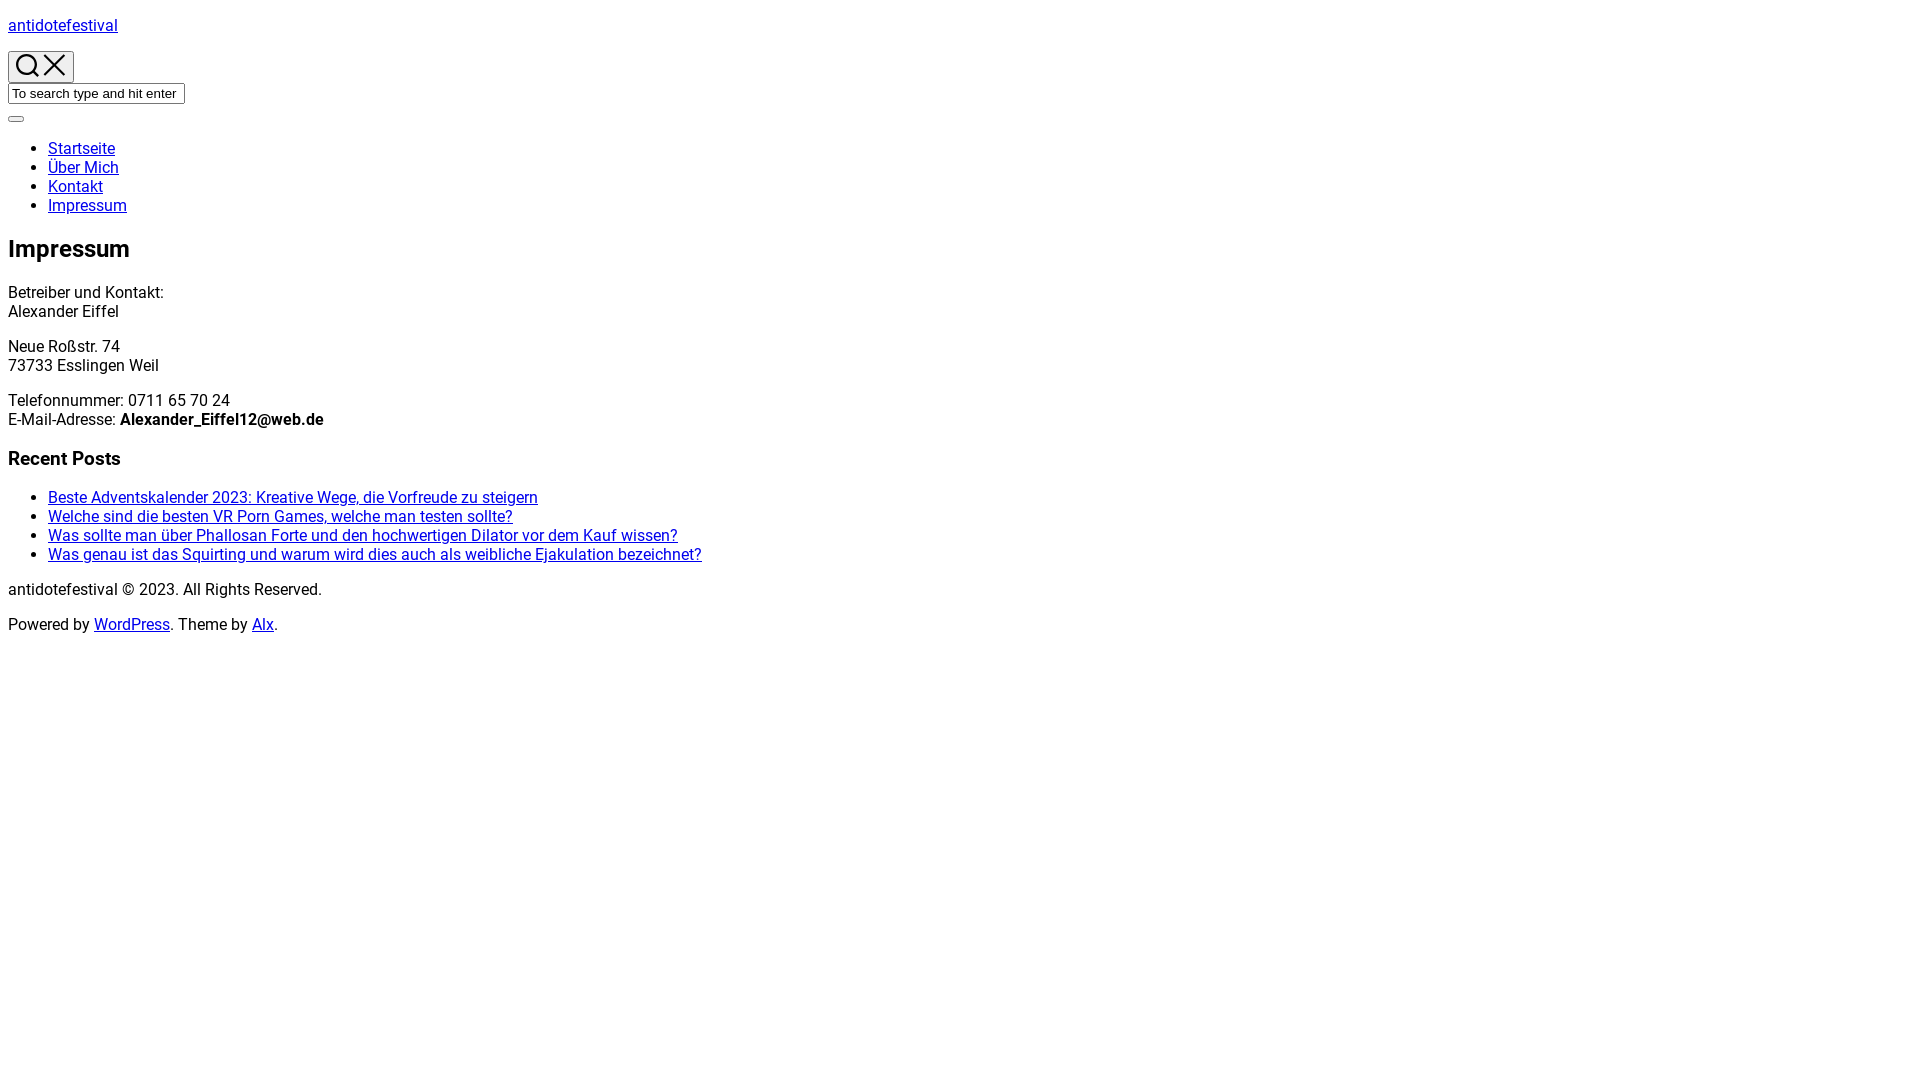 The height and width of the screenshot is (1080, 1920). Describe the element at coordinates (7, 15) in the screenshot. I see `'Skip to content'` at that location.